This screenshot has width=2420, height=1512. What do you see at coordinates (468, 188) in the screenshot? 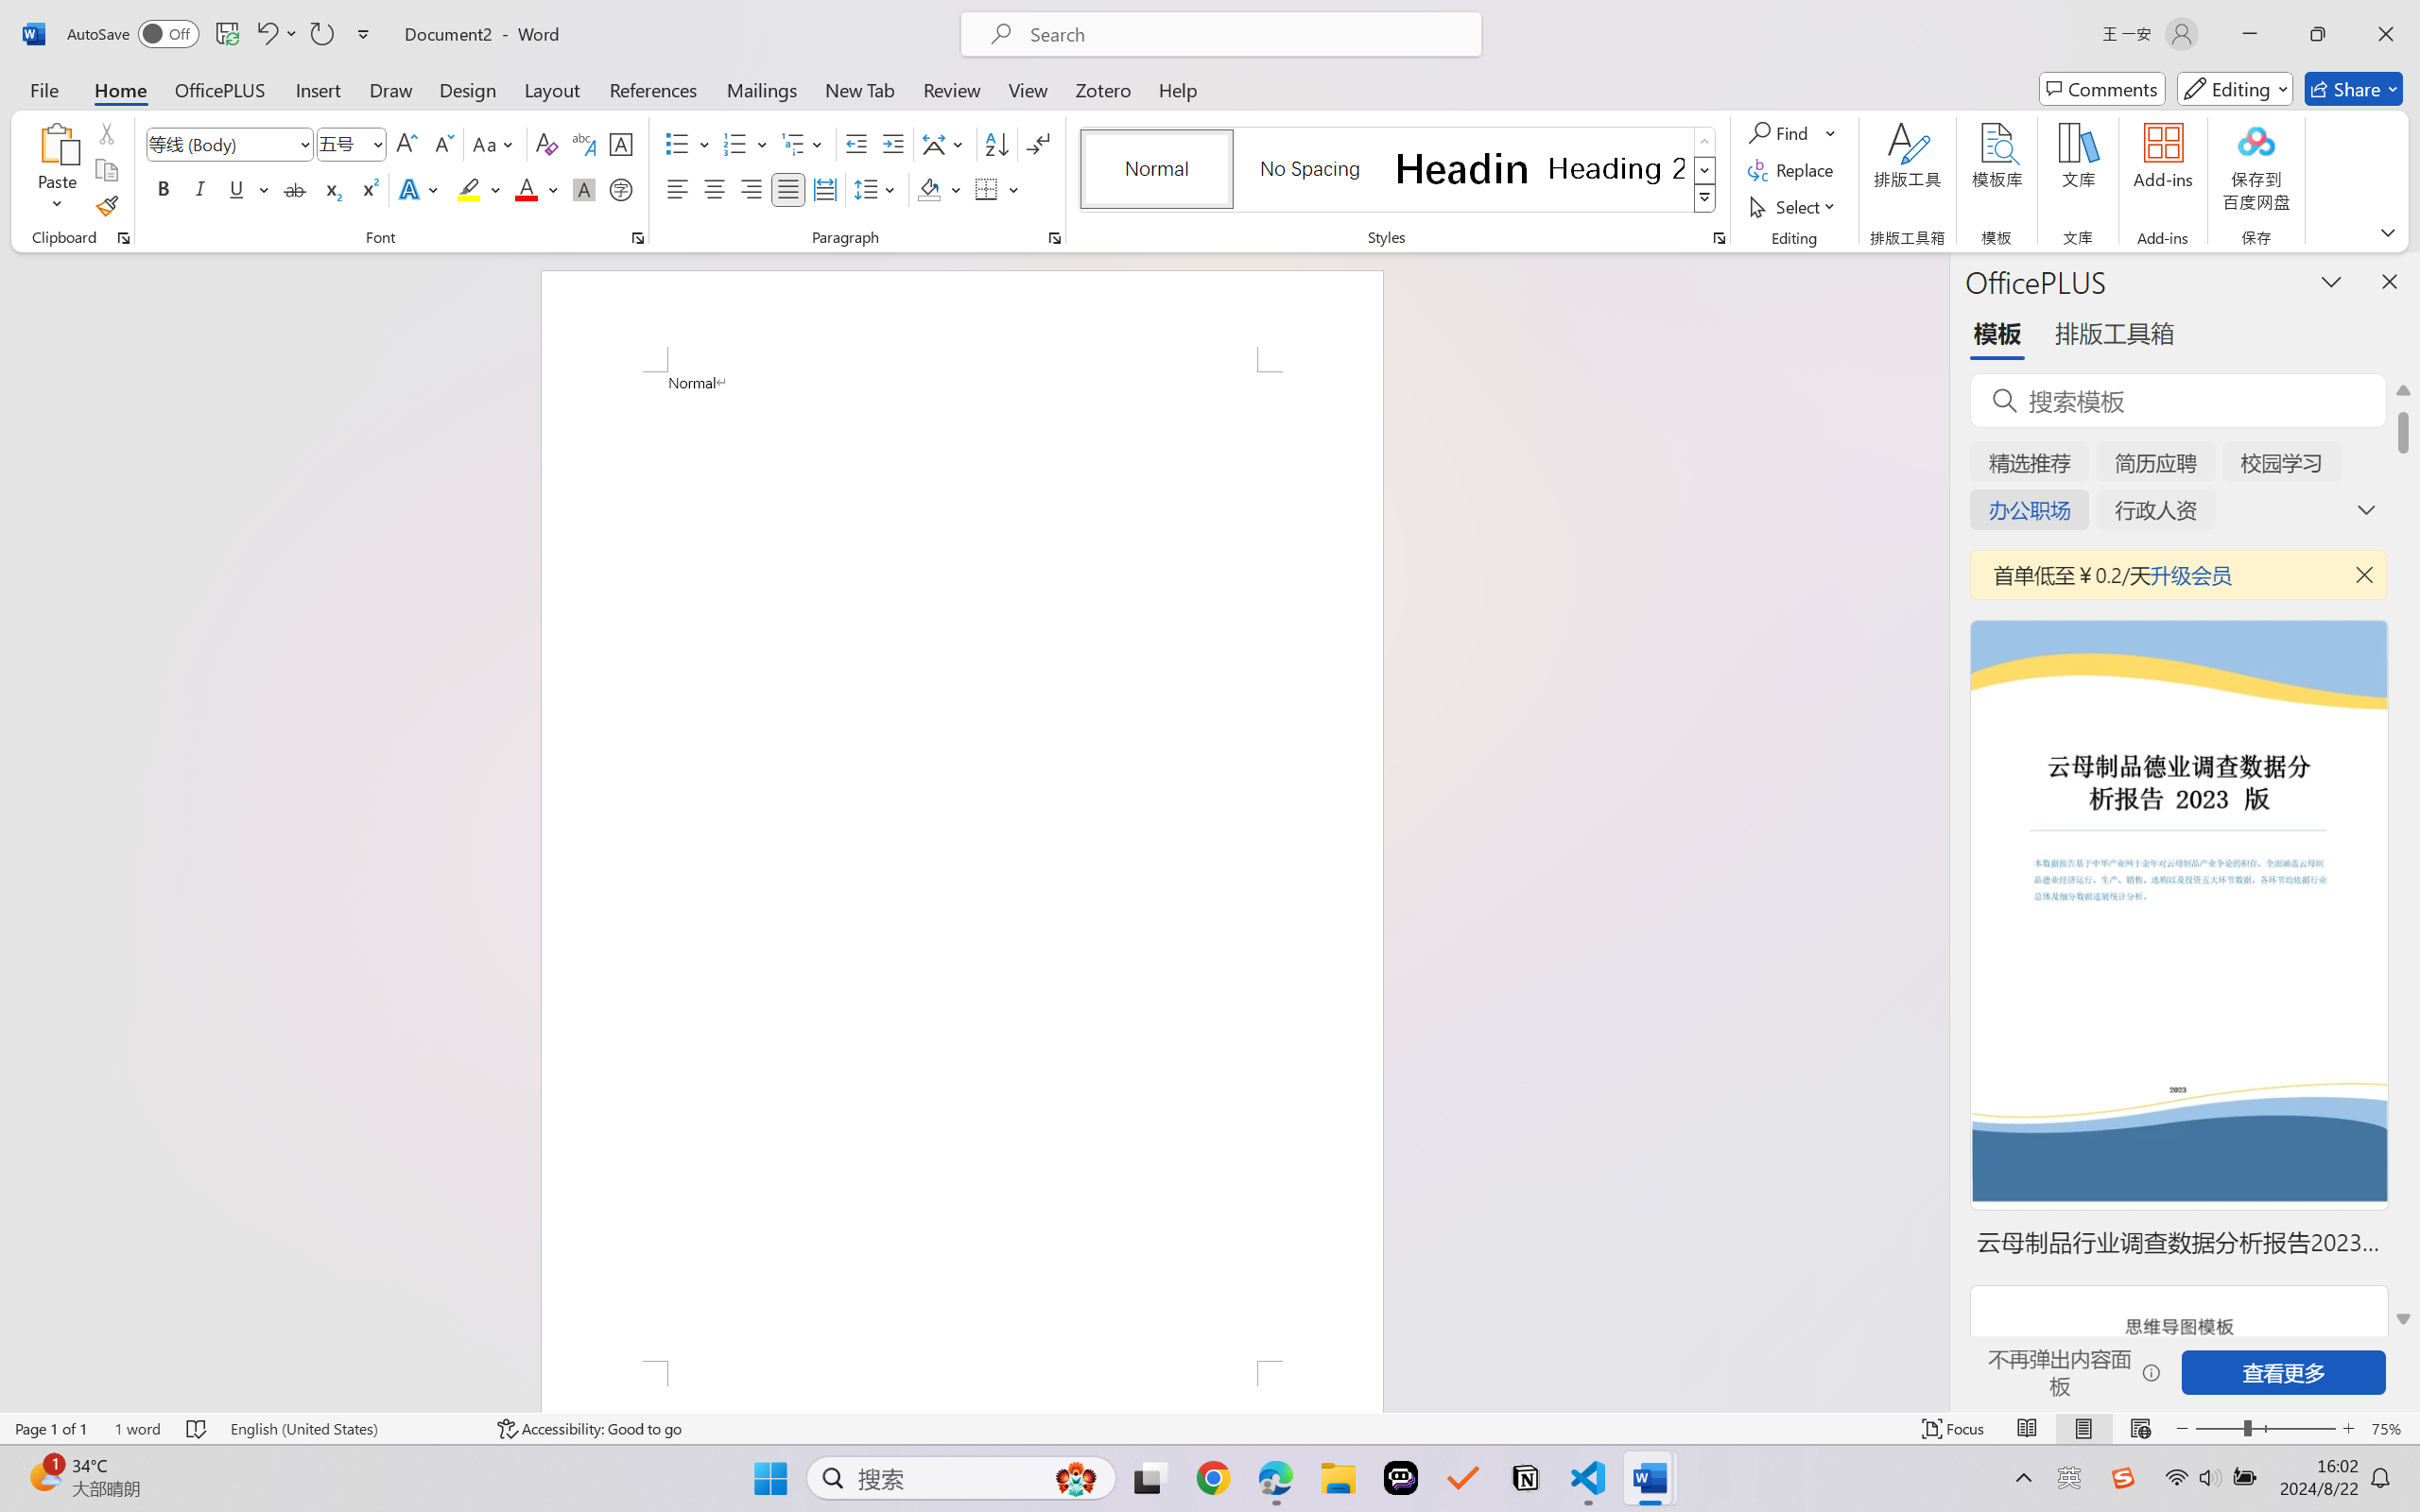
I see `'Text Highlight Color Yellow'` at bounding box center [468, 188].